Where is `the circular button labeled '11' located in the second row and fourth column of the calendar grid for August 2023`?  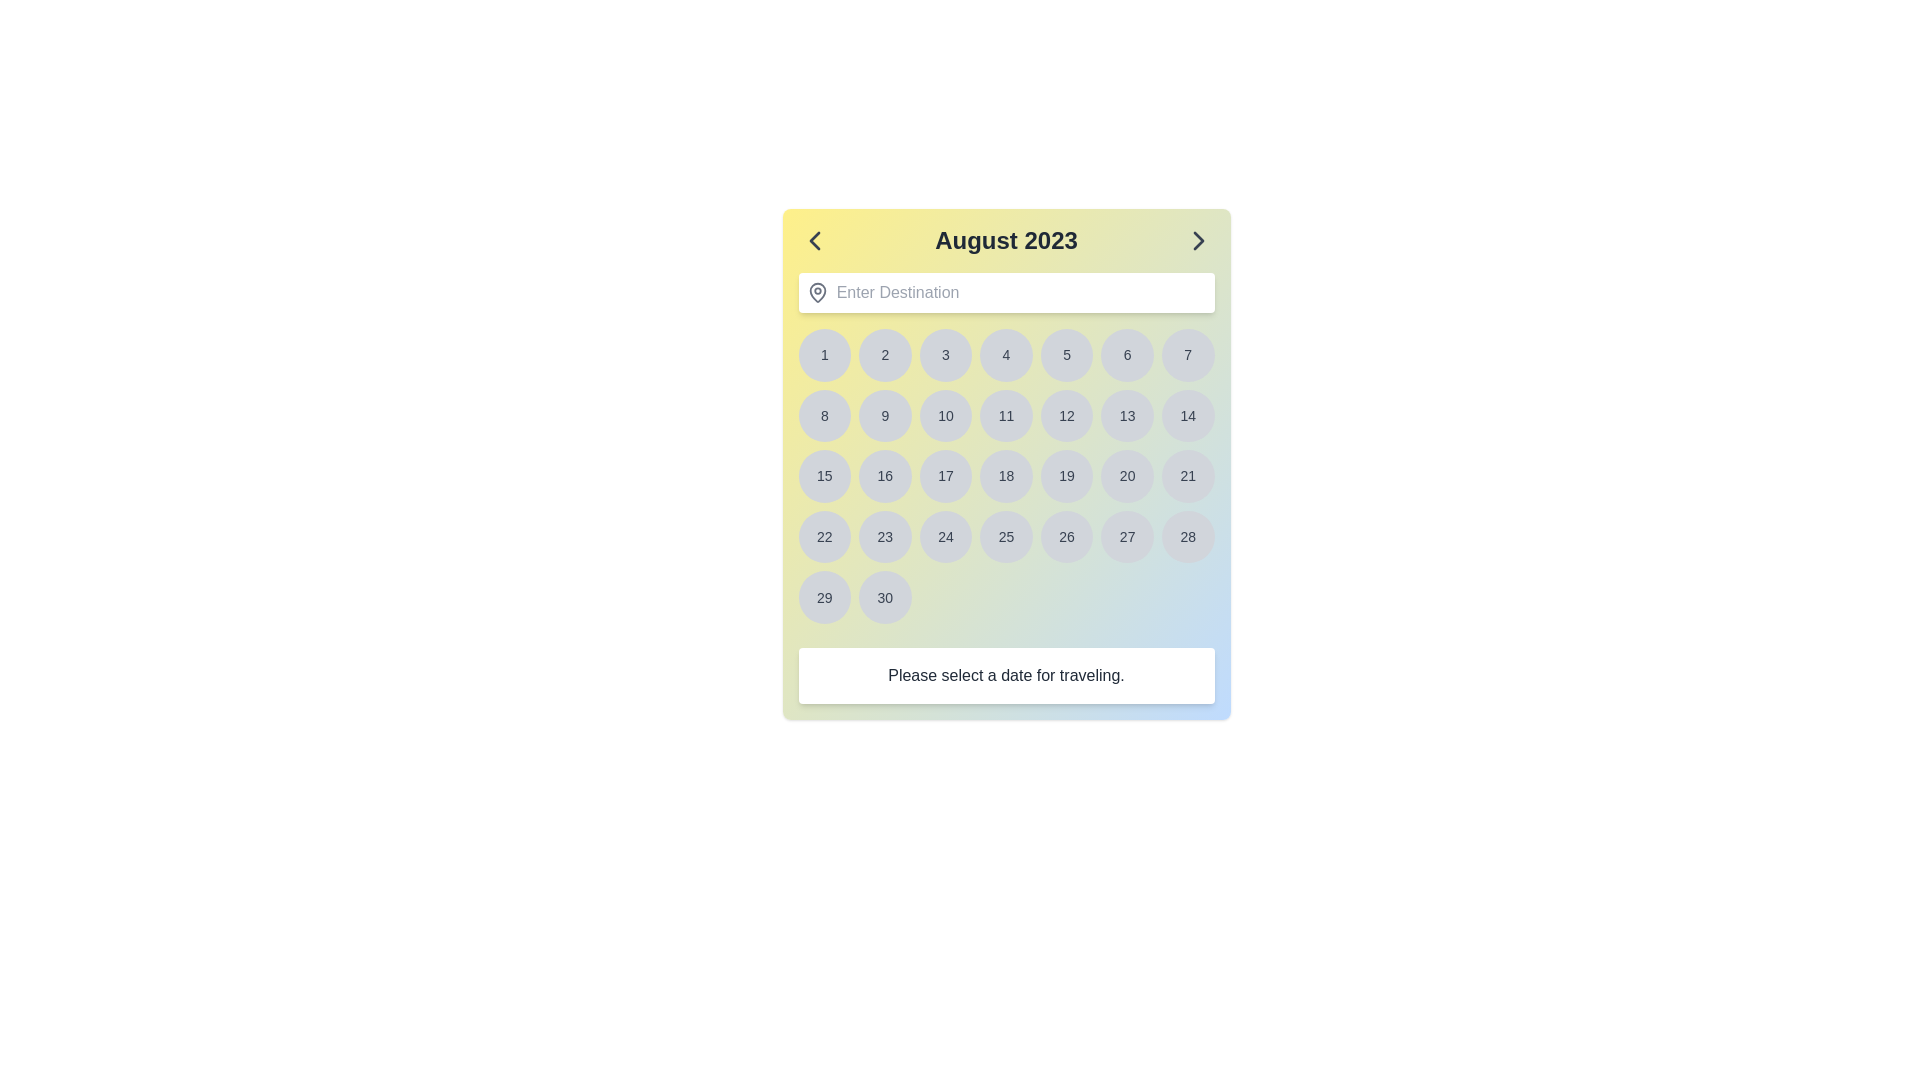 the circular button labeled '11' located in the second row and fourth column of the calendar grid for August 2023 is located at coordinates (1006, 414).